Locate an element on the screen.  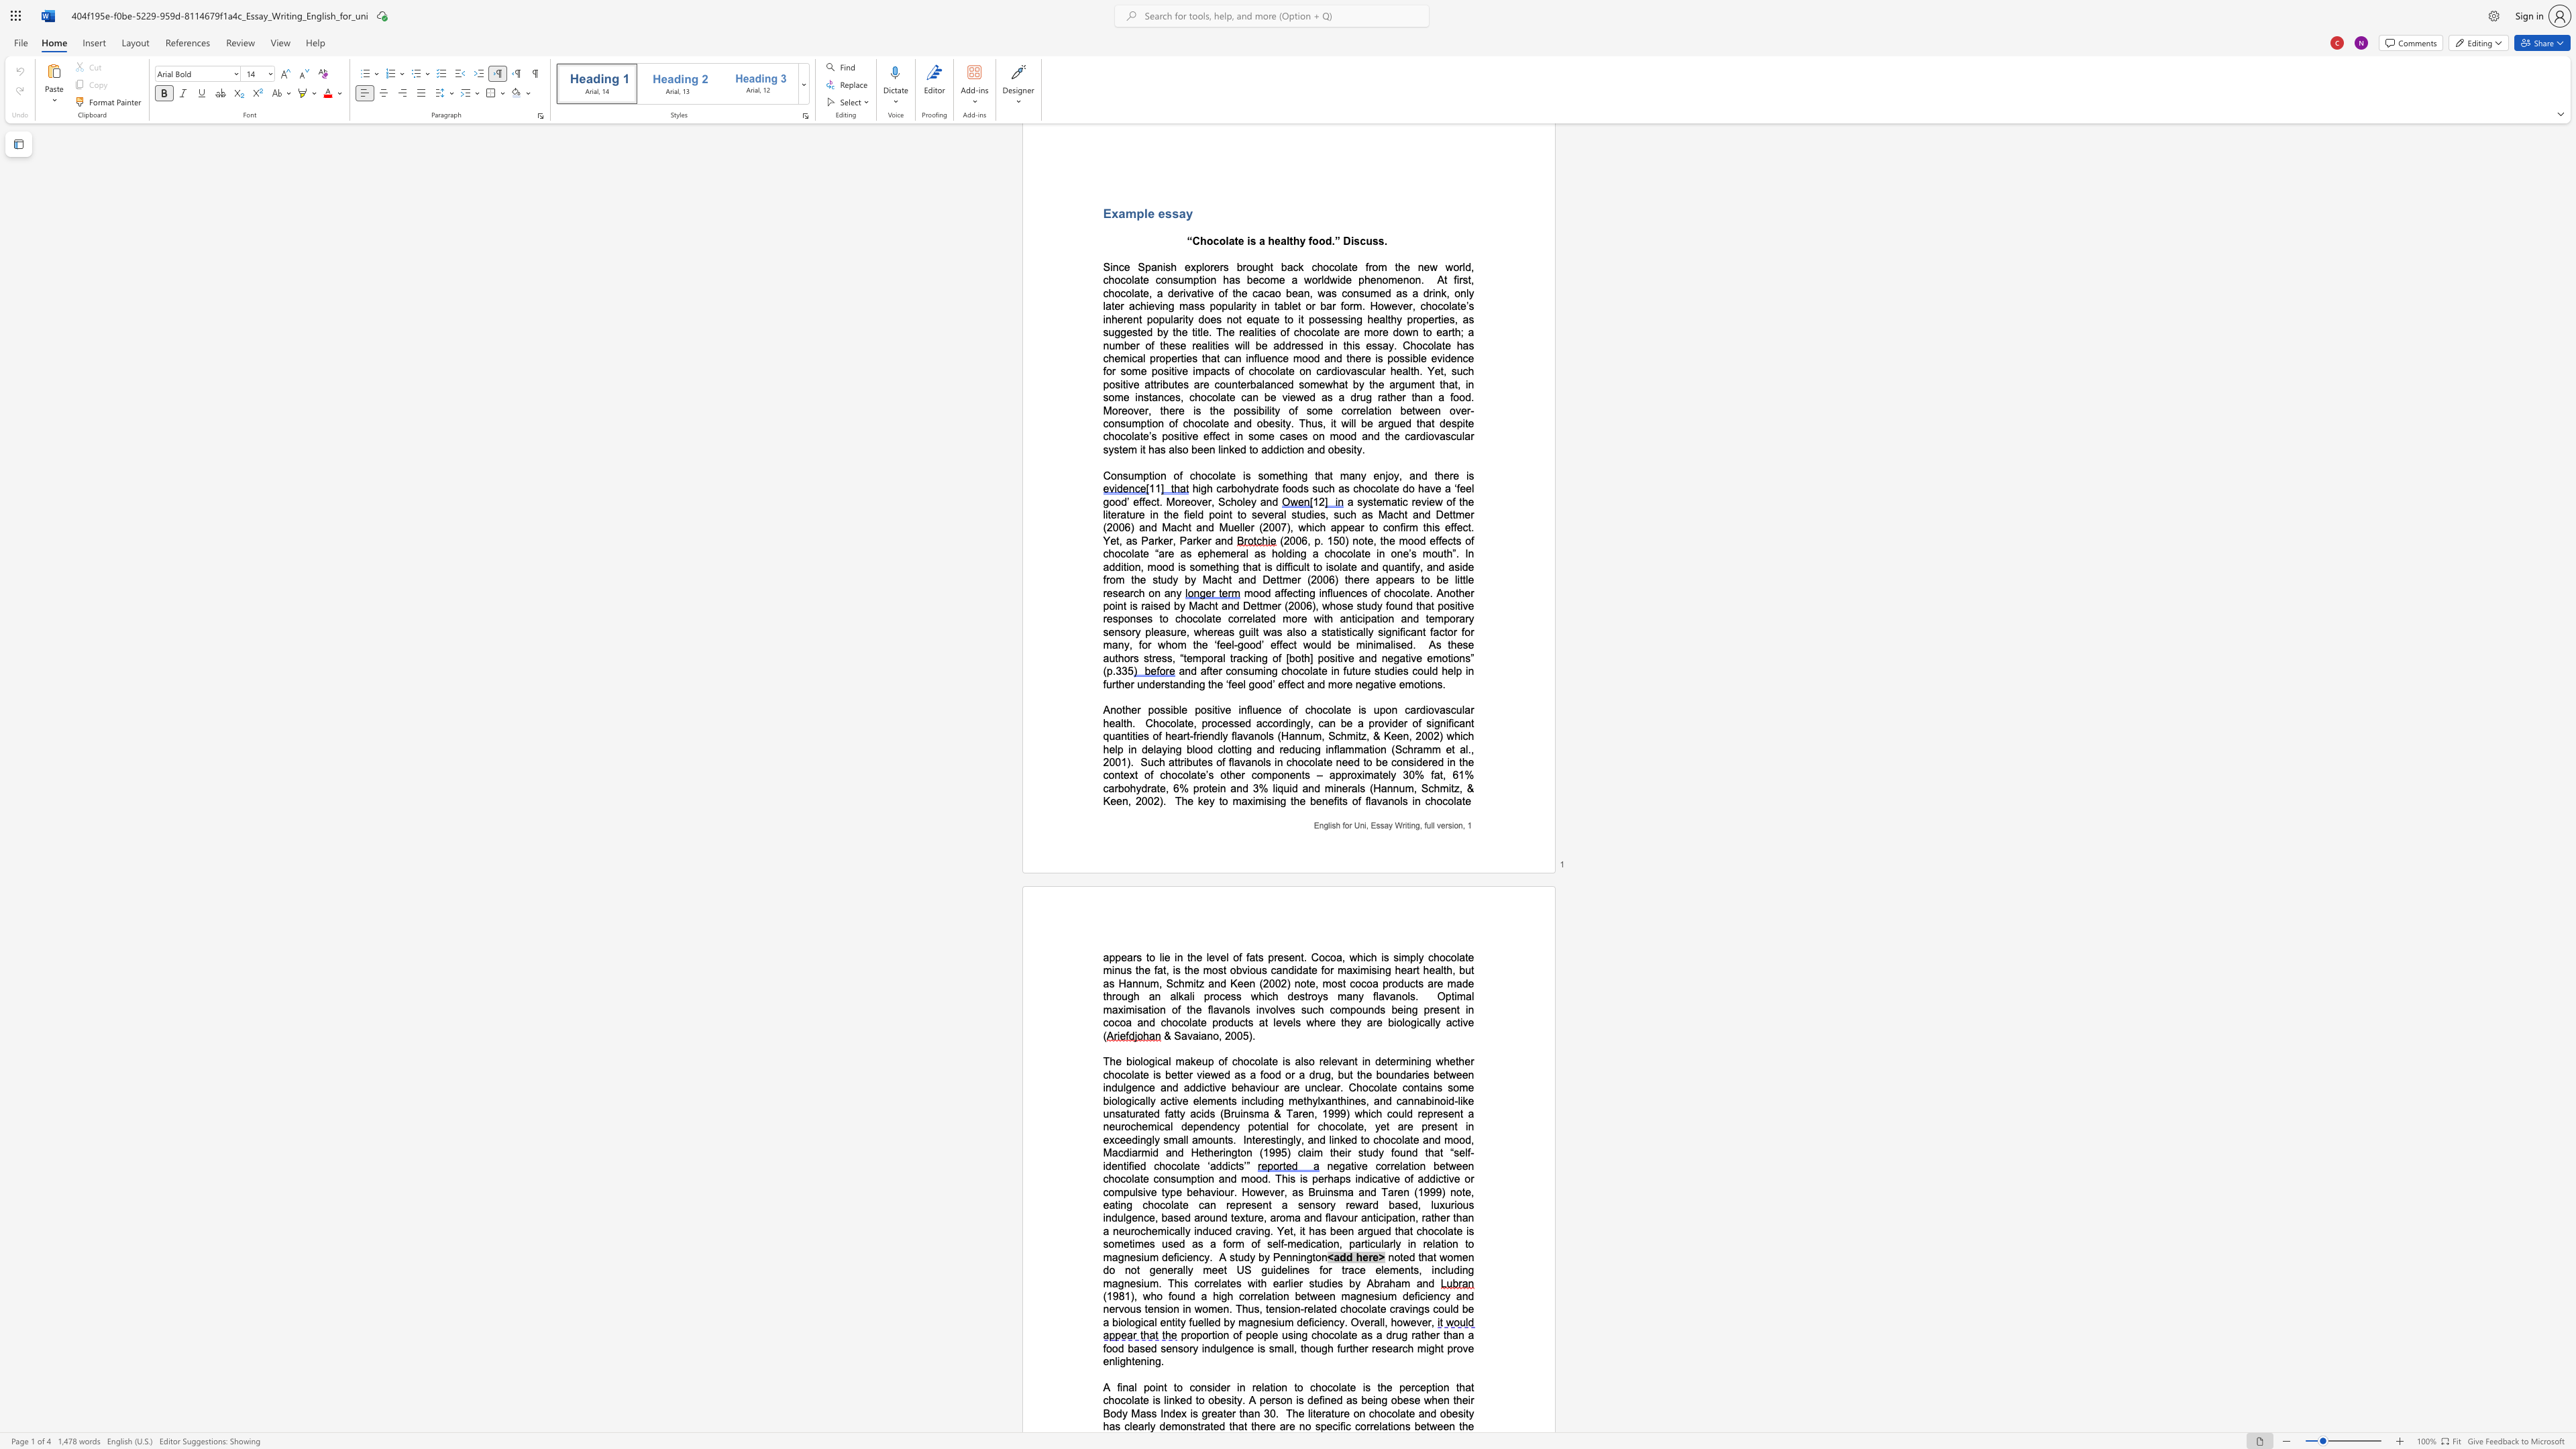
the subset text "ture on chocolate" within the text "The literature on chocolate and obesity has clearly" is located at coordinates (1331, 1412).